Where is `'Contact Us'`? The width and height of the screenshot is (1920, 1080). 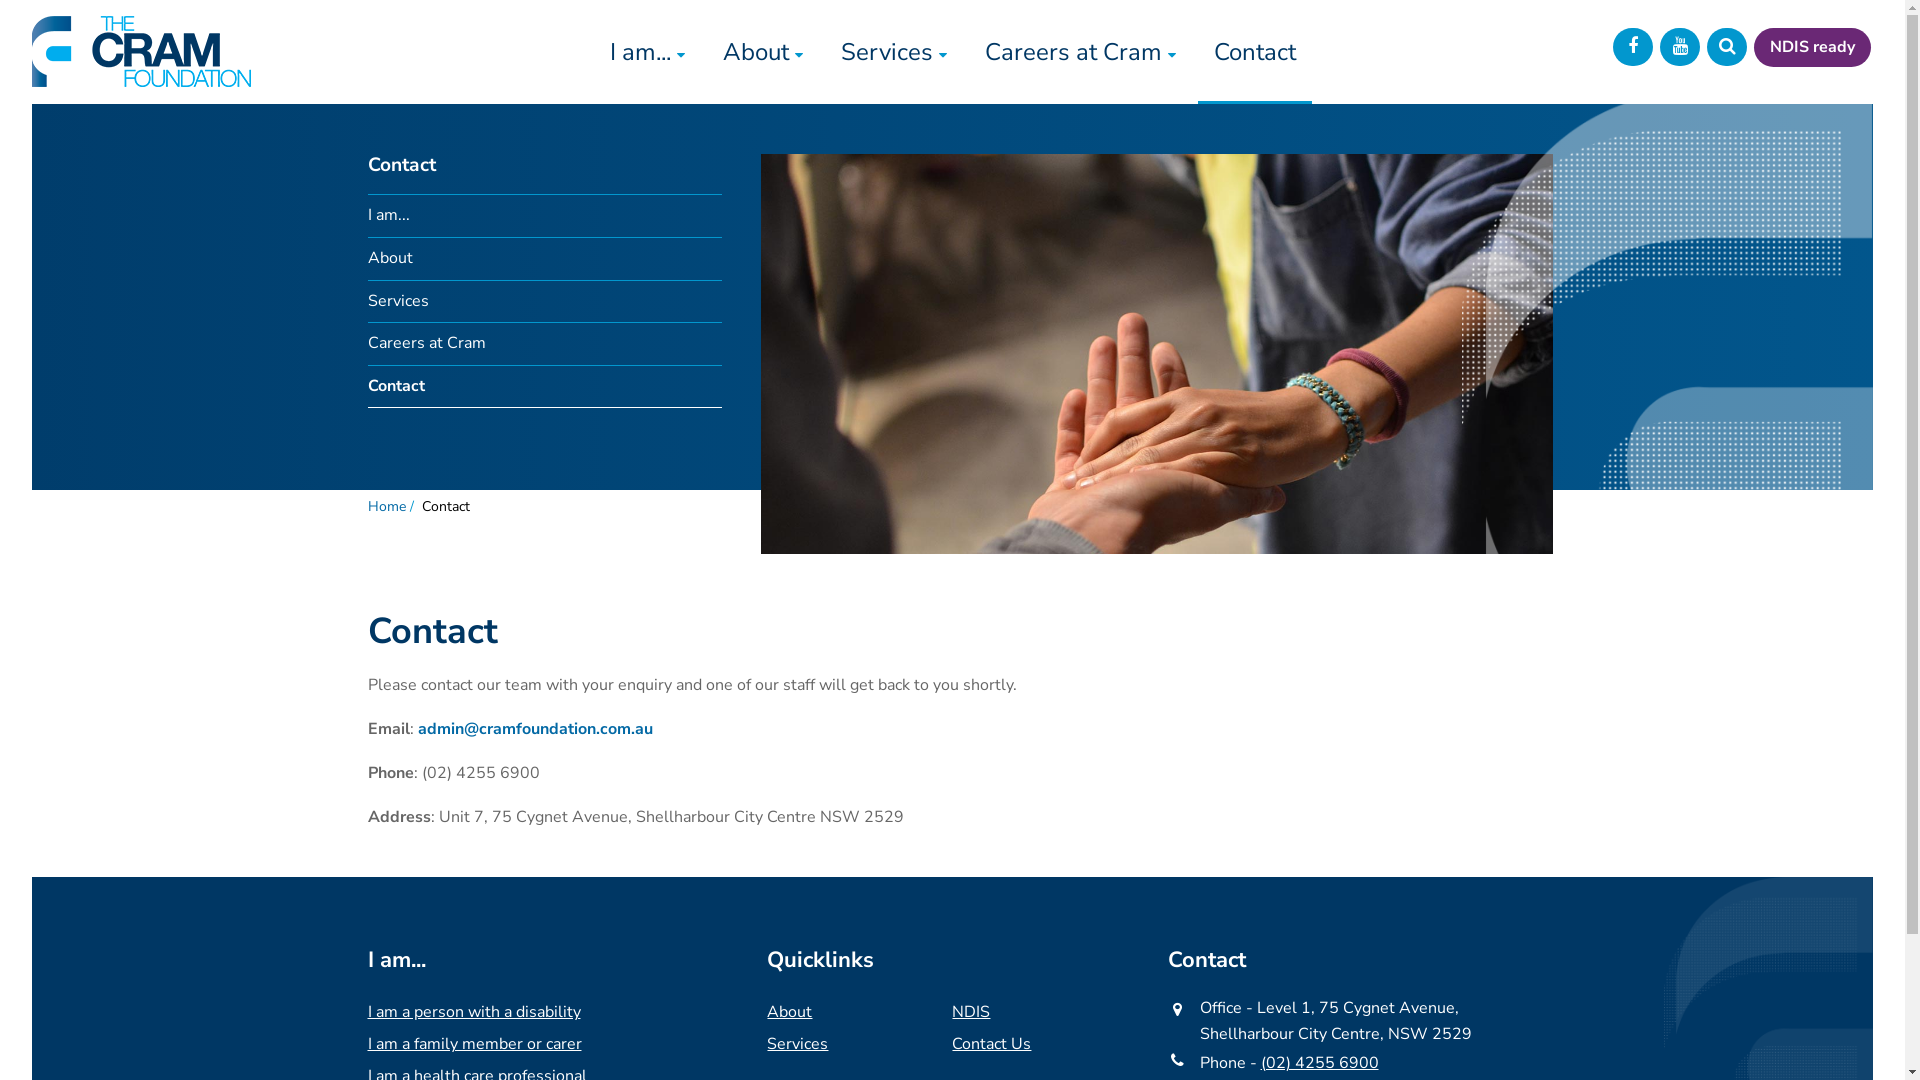 'Contact Us' is located at coordinates (991, 1043).